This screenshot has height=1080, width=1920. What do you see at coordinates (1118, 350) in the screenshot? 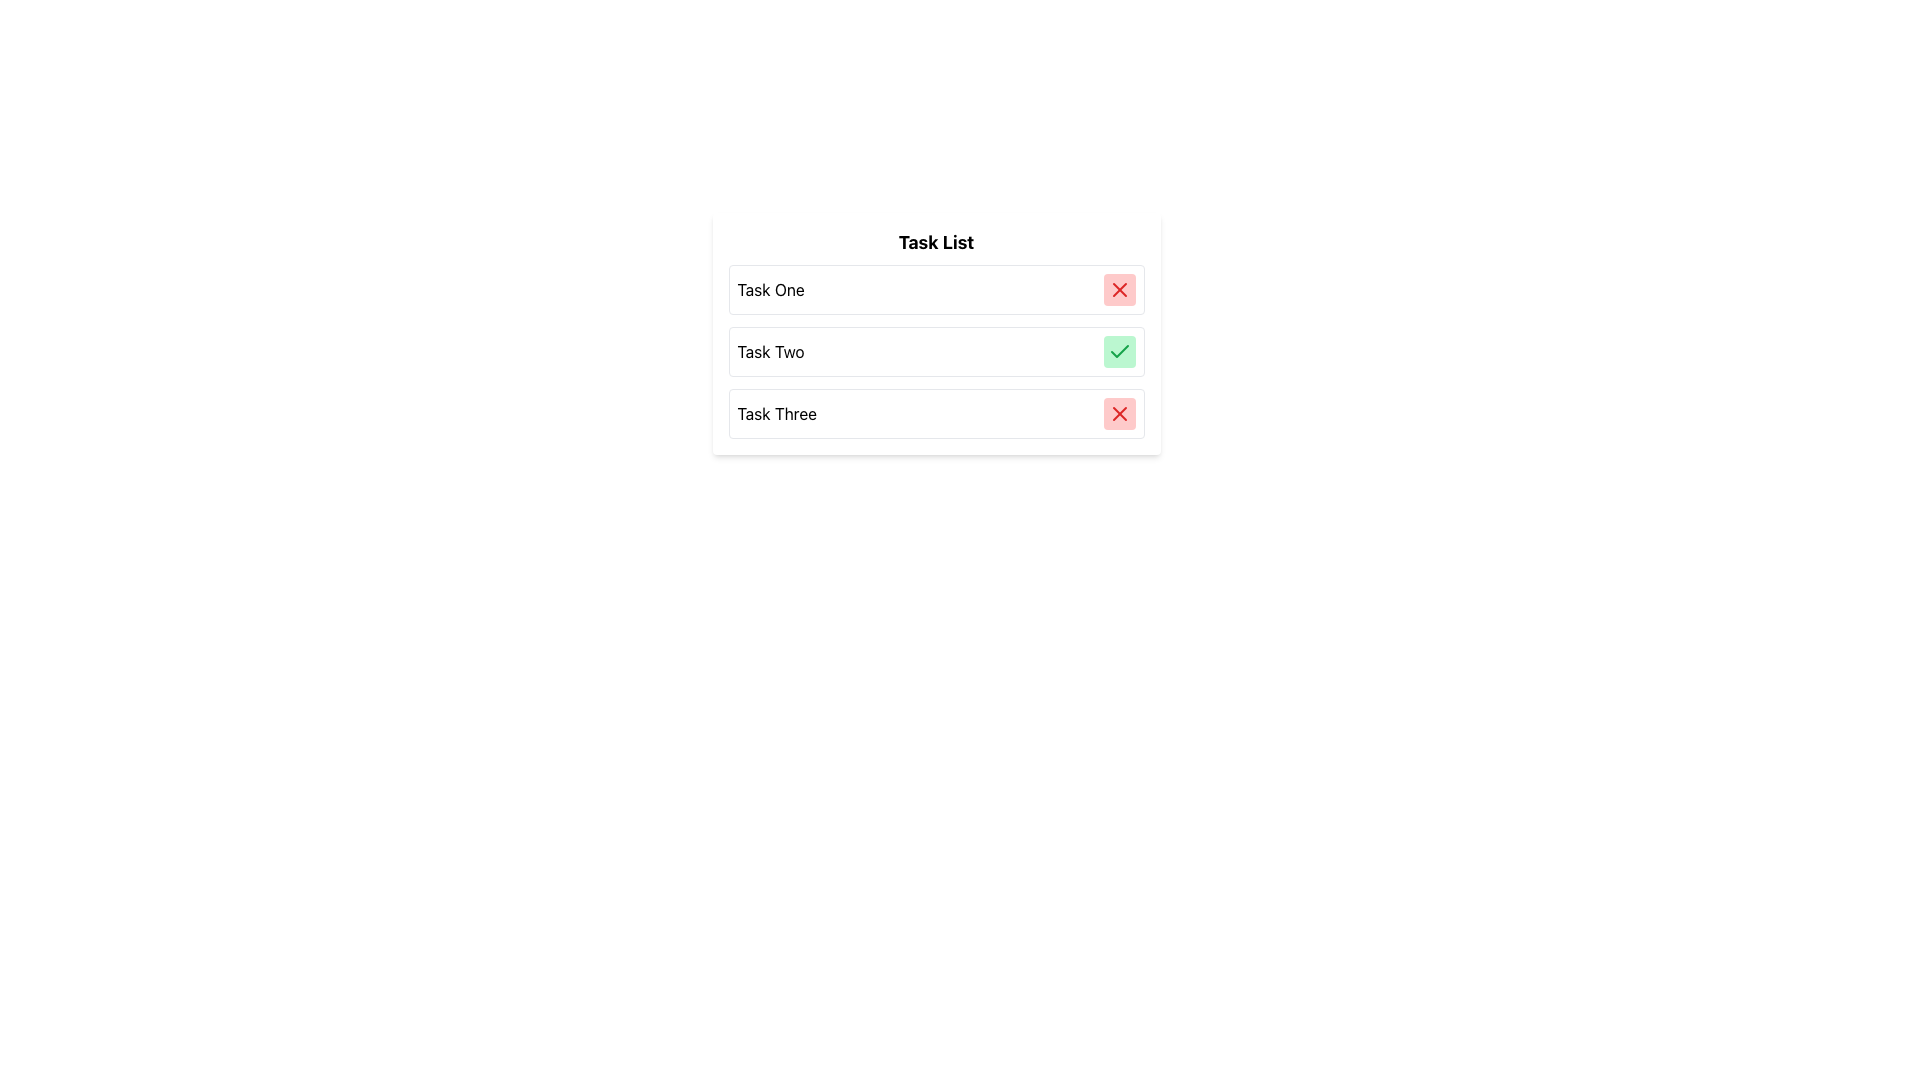
I see `the green checkmark button in the 'Task Two' row to mark the task as completed` at bounding box center [1118, 350].